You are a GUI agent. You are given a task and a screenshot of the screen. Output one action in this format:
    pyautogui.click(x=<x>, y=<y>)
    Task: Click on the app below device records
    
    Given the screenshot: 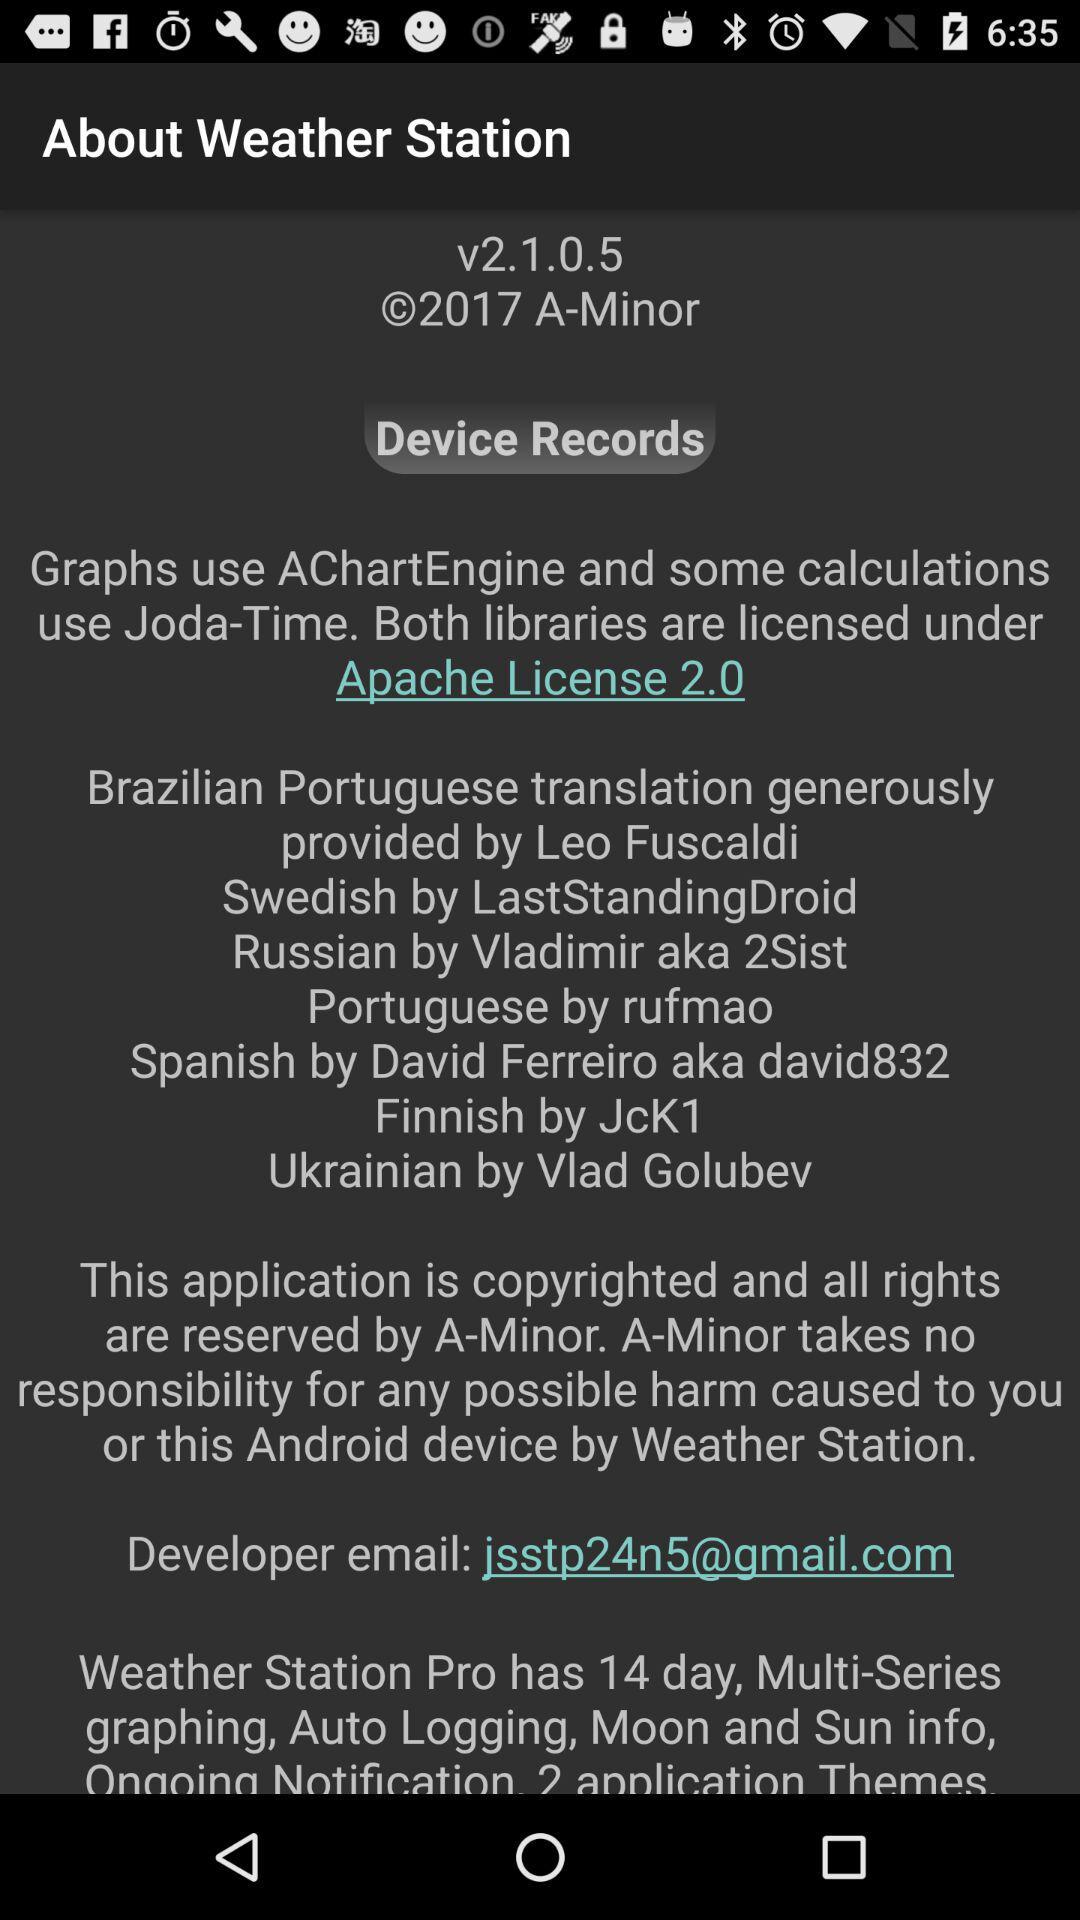 What is the action you would take?
    pyautogui.click(x=540, y=1085)
    